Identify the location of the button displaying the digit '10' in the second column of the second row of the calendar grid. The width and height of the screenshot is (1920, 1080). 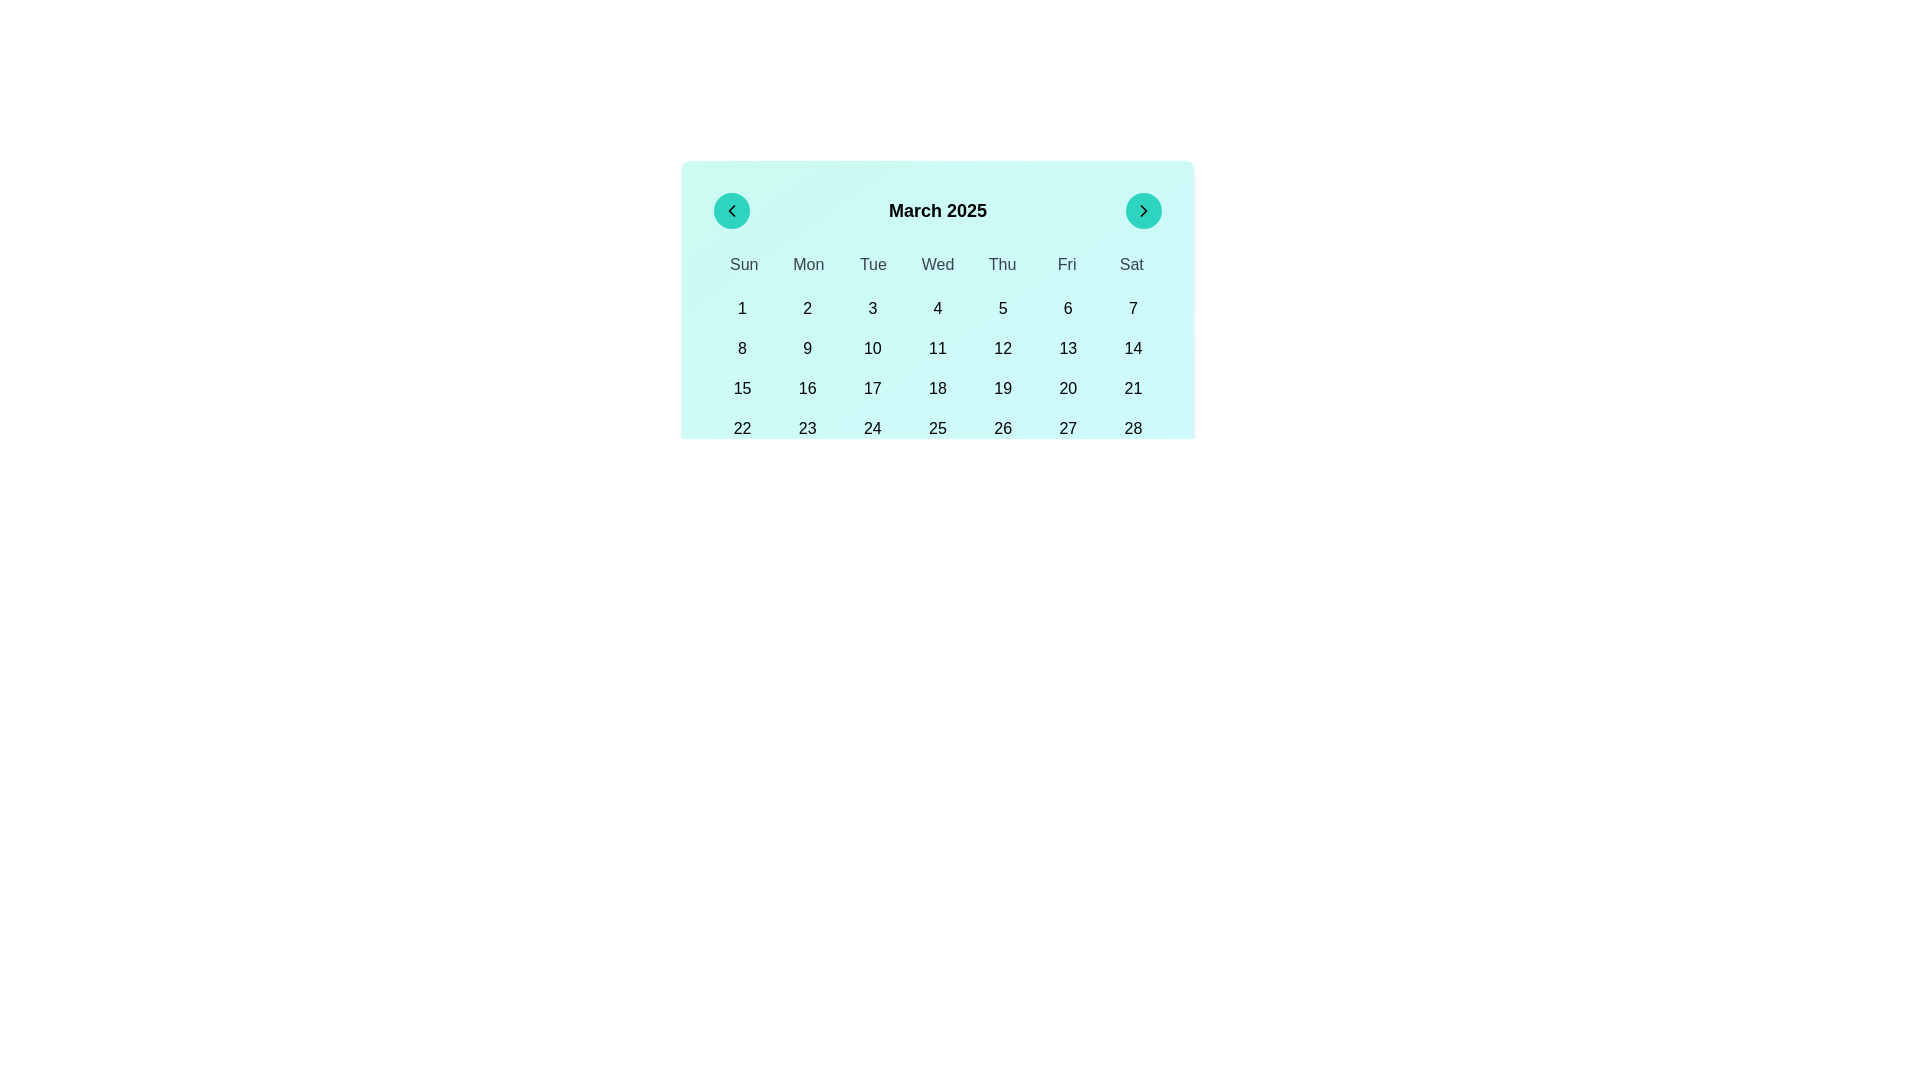
(872, 347).